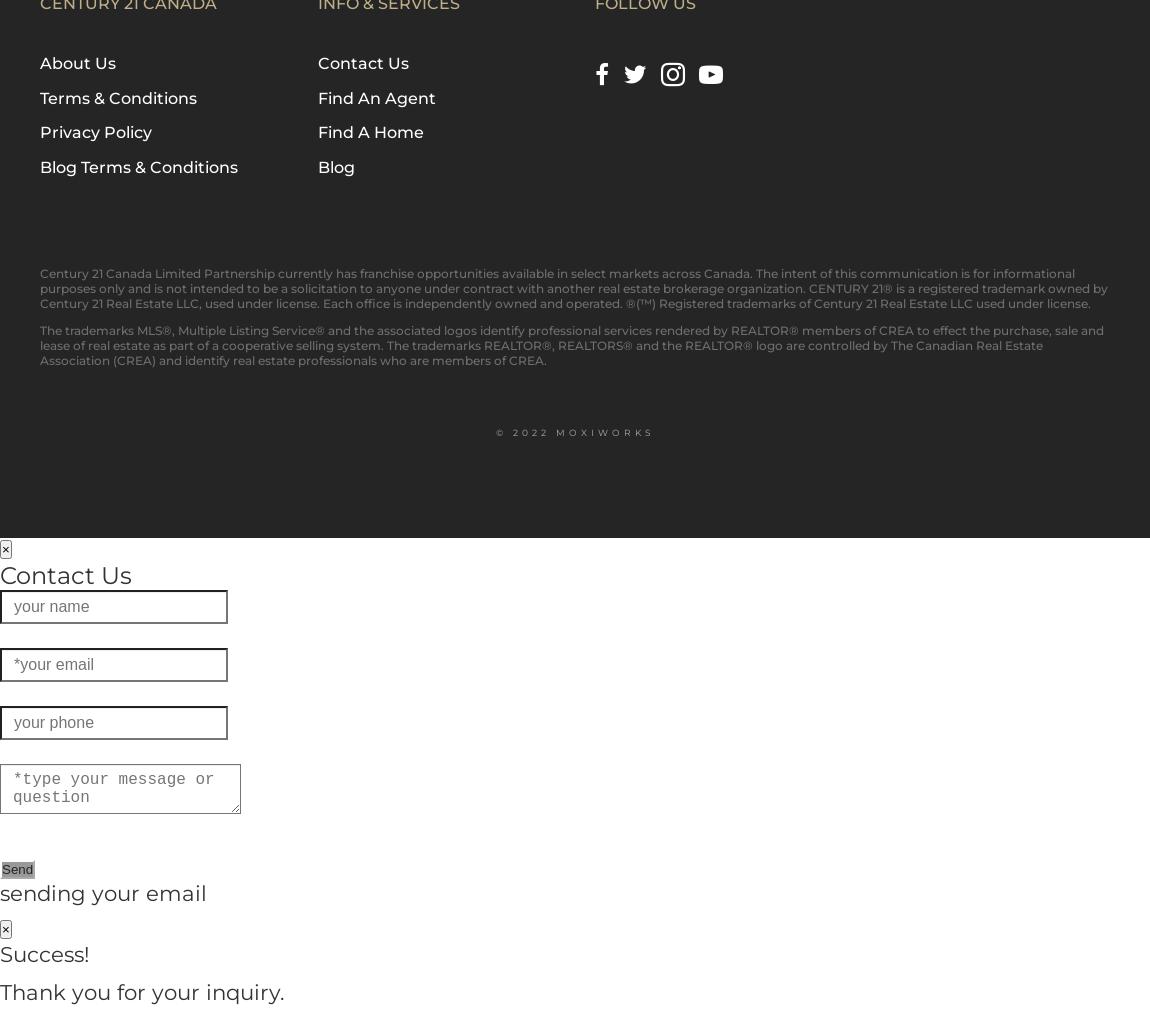 Image resolution: width=1150 pixels, height=1018 pixels. What do you see at coordinates (376, 97) in the screenshot?
I see `'Find An Agent'` at bounding box center [376, 97].